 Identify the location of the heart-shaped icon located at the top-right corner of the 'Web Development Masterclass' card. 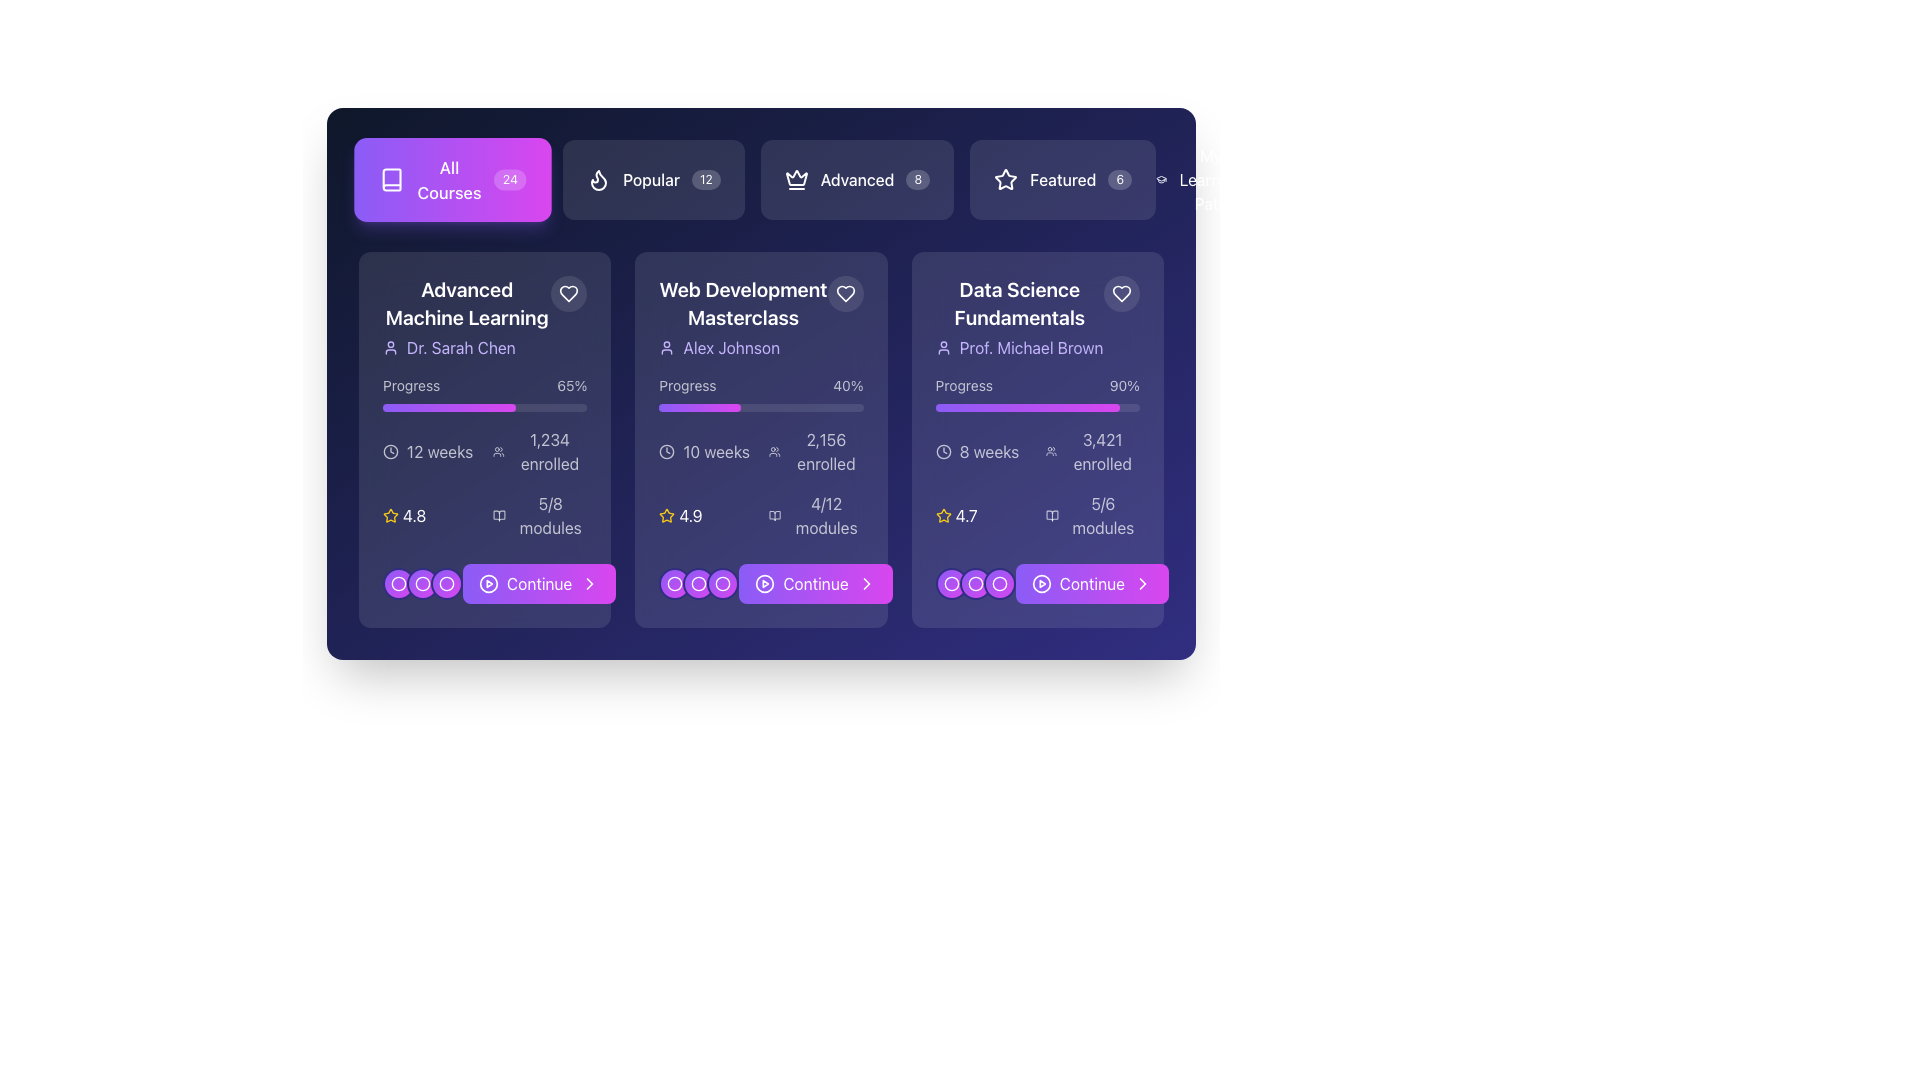
(845, 293).